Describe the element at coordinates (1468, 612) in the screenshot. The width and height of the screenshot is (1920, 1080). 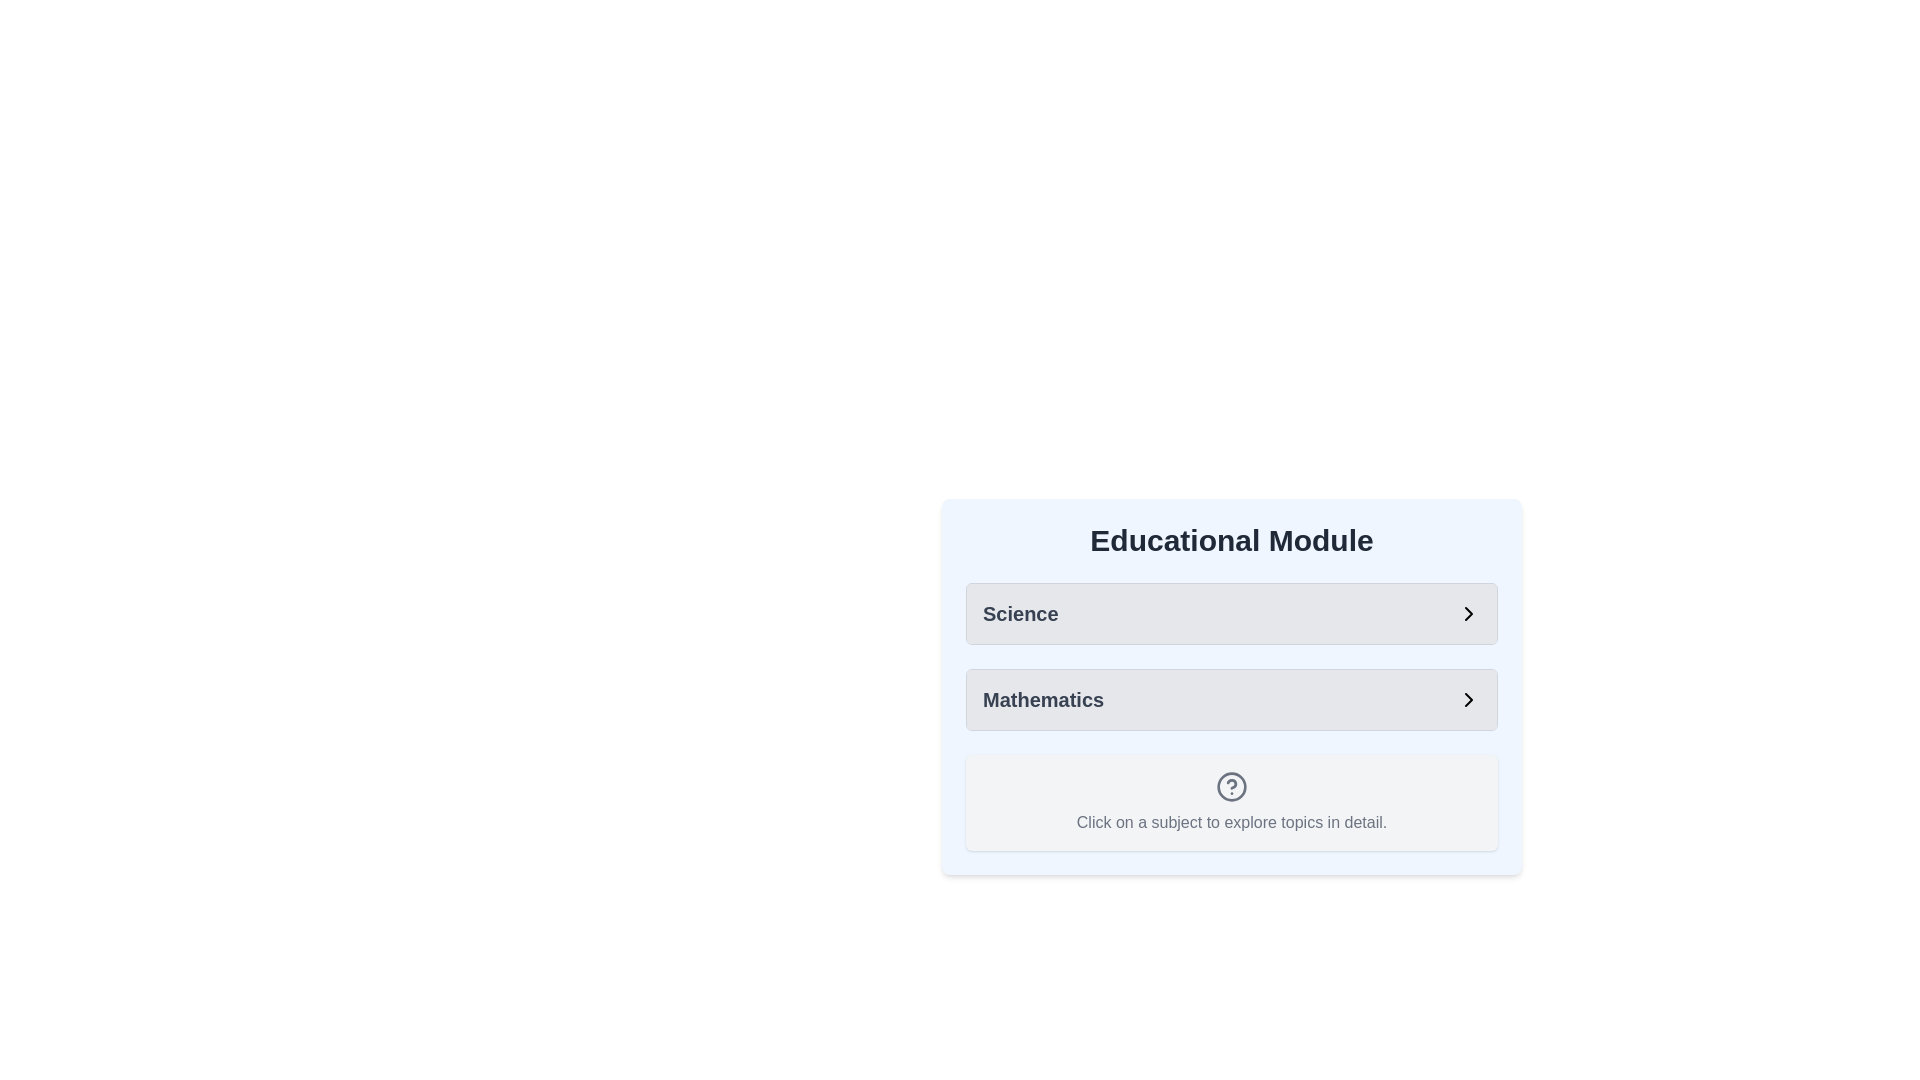
I see `the chevron icon located to the far right of the 'Science' row in the 'Educational Module' section` at that location.